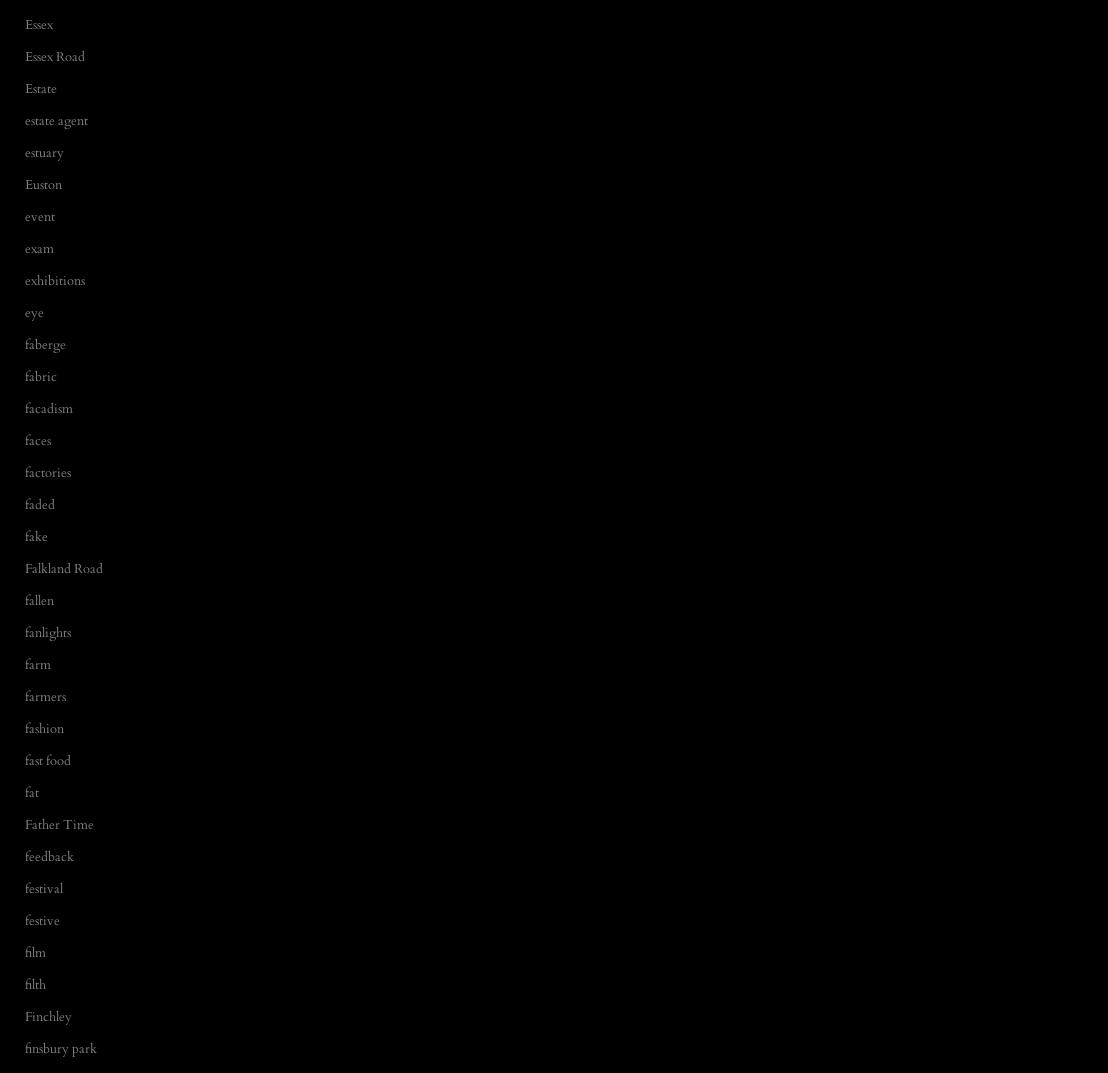 The width and height of the screenshot is (1108, 1073). What do you see at coordinates (45, 344) in the screenshot?
I see `'faberge'` at bounding box center [45, 344].